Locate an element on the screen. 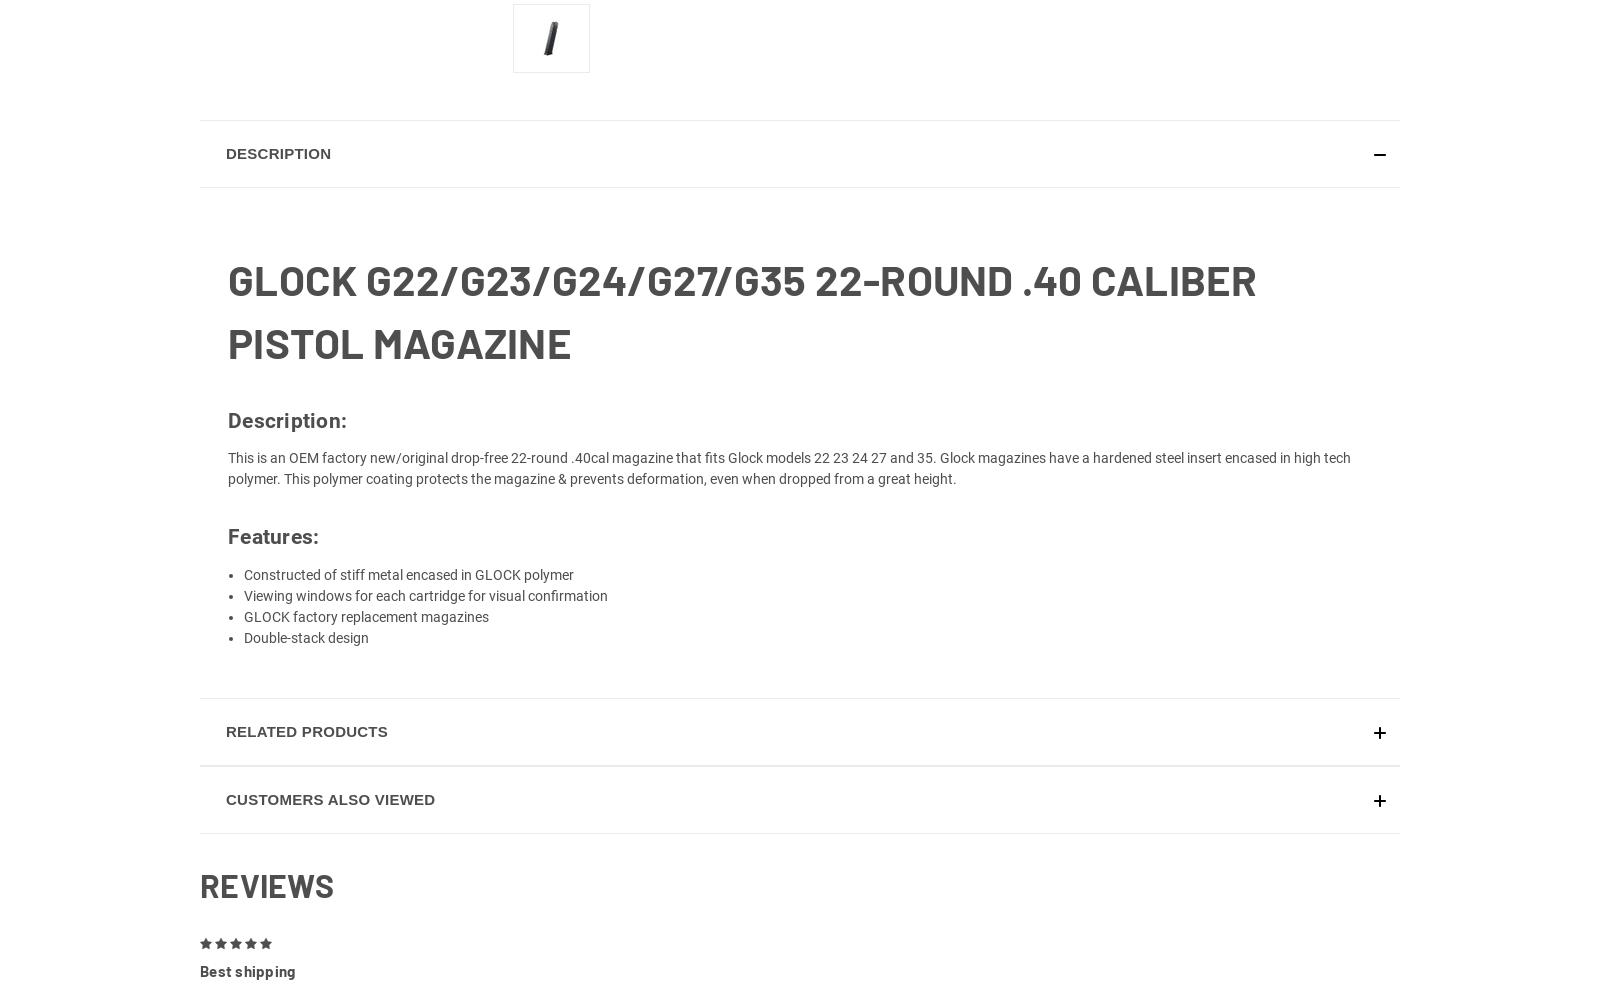 This screenshot has width=1600, height=984. 'Description:' is located at coordinates (287, 443).